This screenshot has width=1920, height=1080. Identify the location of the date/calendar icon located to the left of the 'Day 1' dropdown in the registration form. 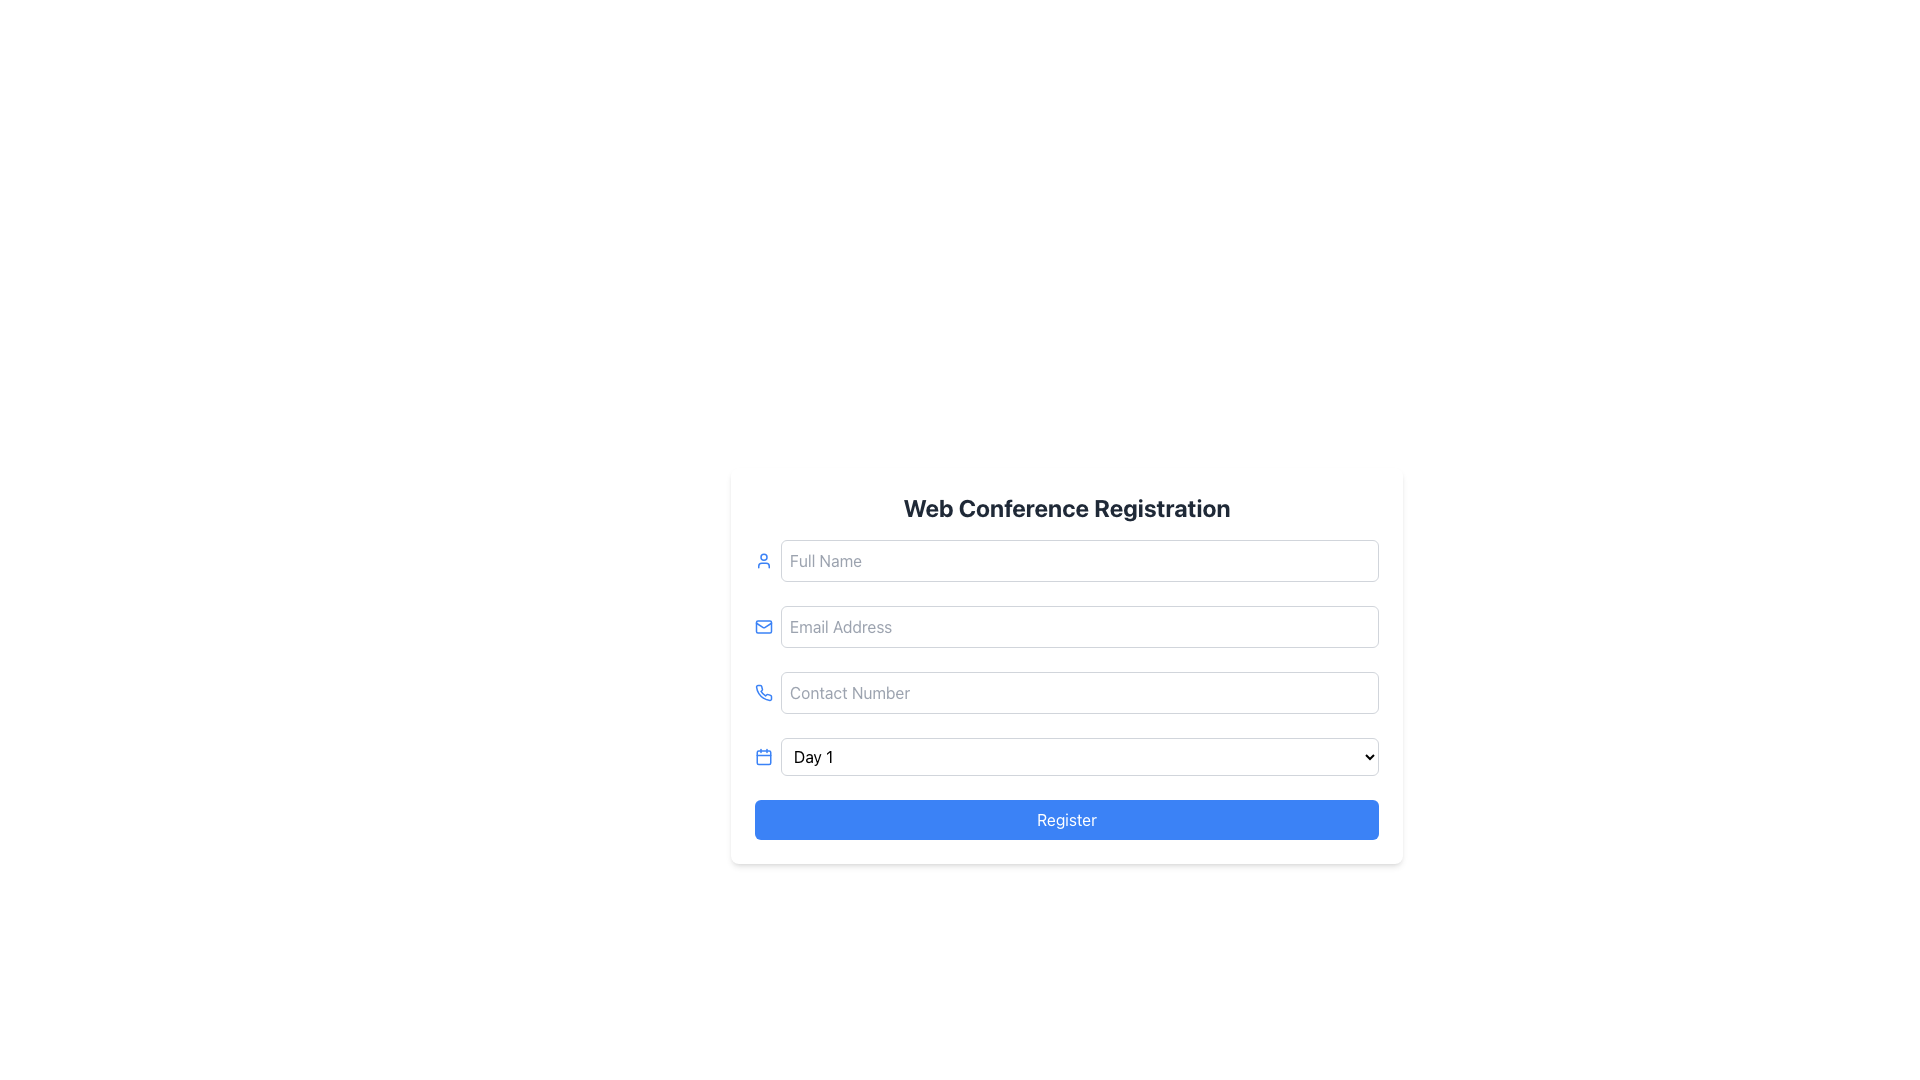
(762, 756).